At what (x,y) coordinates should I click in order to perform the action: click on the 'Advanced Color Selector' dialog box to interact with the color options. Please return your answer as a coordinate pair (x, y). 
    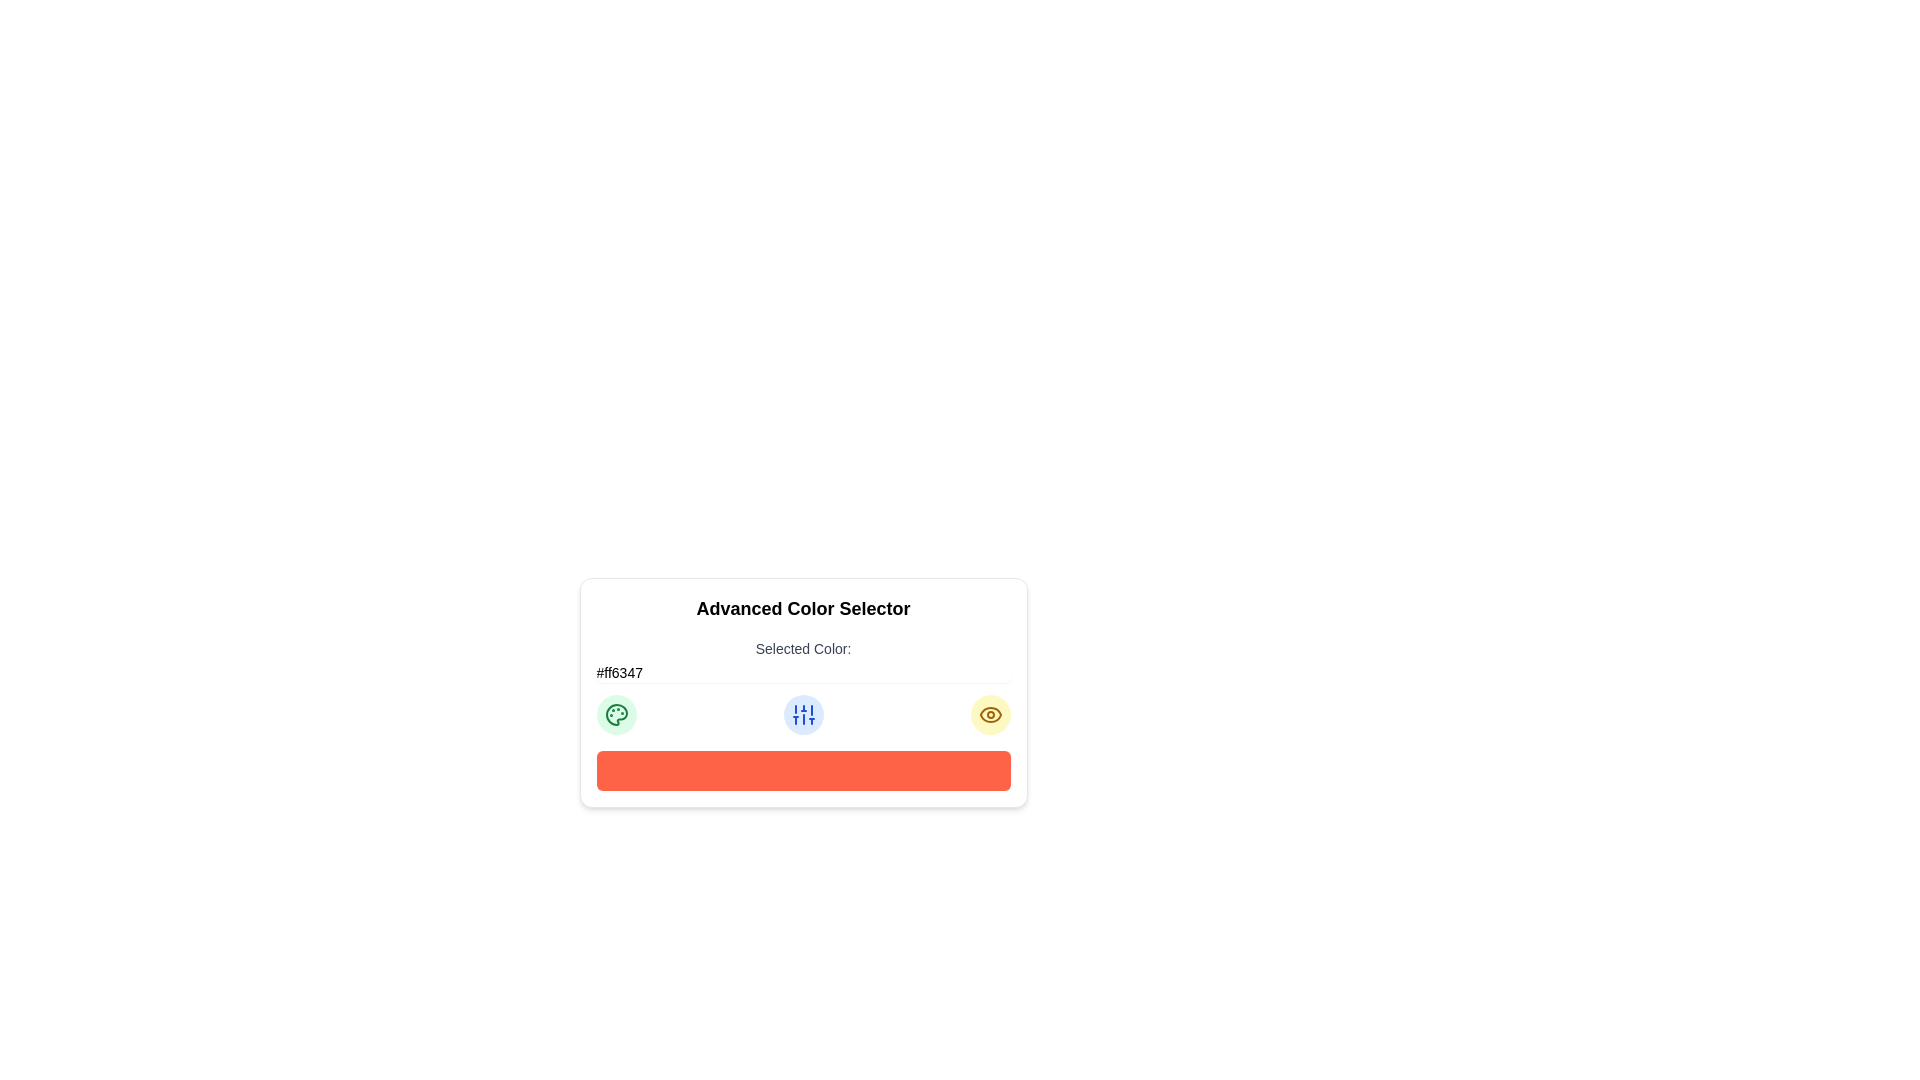
    Looking at the image, I should click on (803, 692).